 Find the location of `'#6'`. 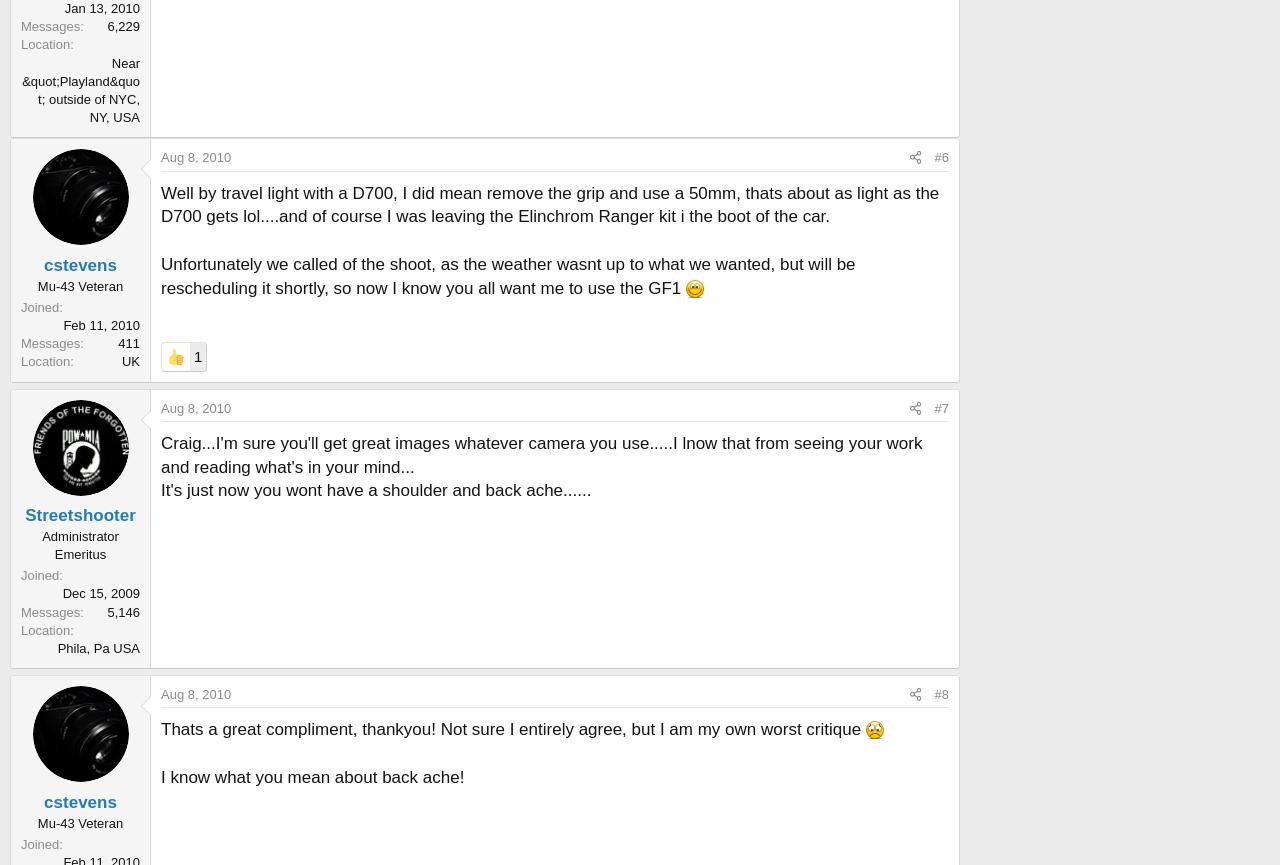

'#6' is located at coordinates (940, 156).